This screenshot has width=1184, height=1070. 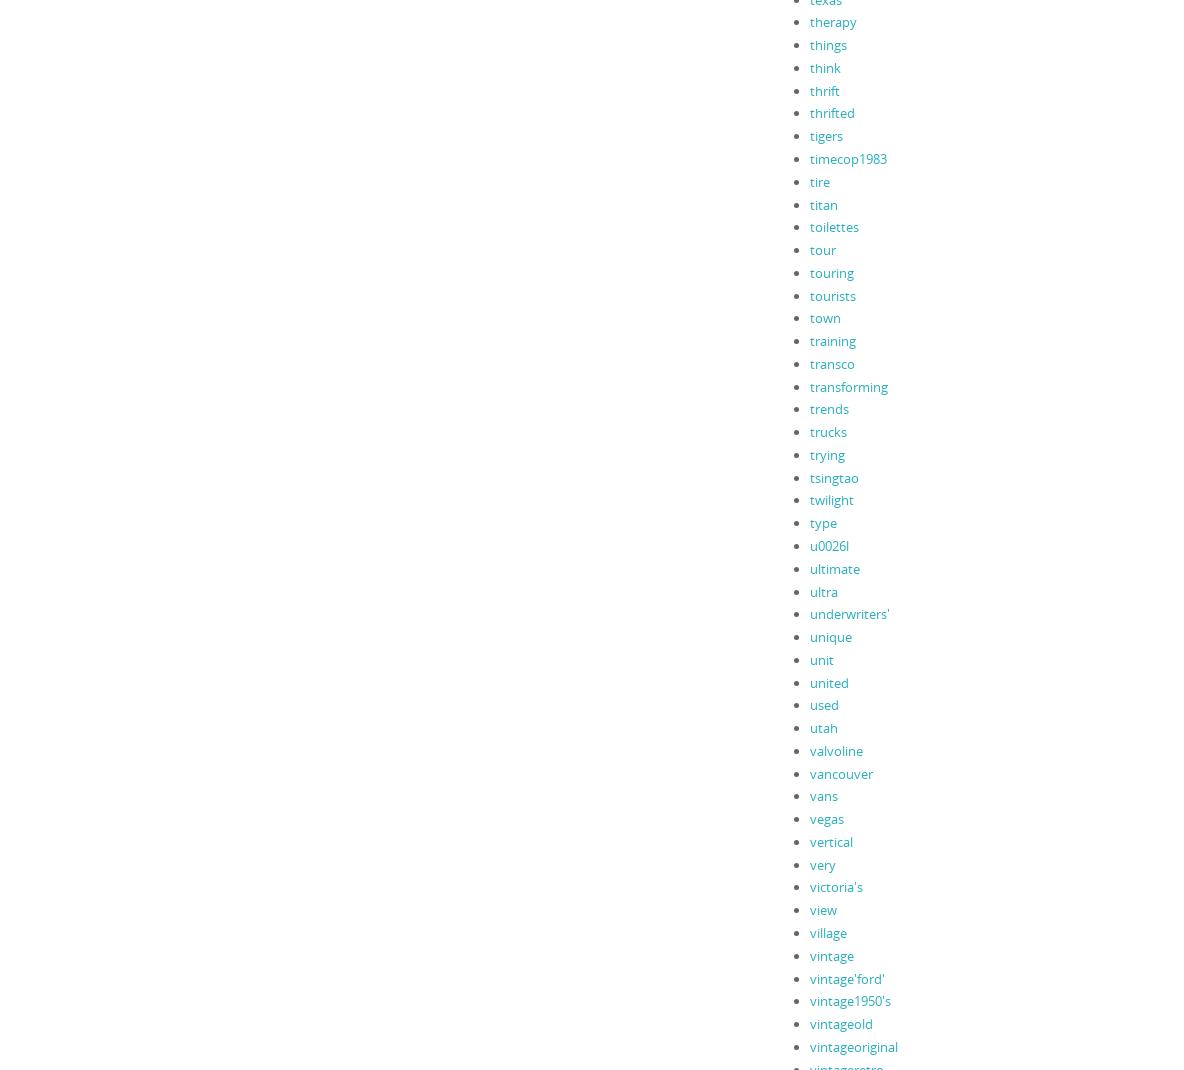 What do you see at coordinates (834, 566) in the screenshot?
I see `'ultimate'` at bounding box center [834, 566].